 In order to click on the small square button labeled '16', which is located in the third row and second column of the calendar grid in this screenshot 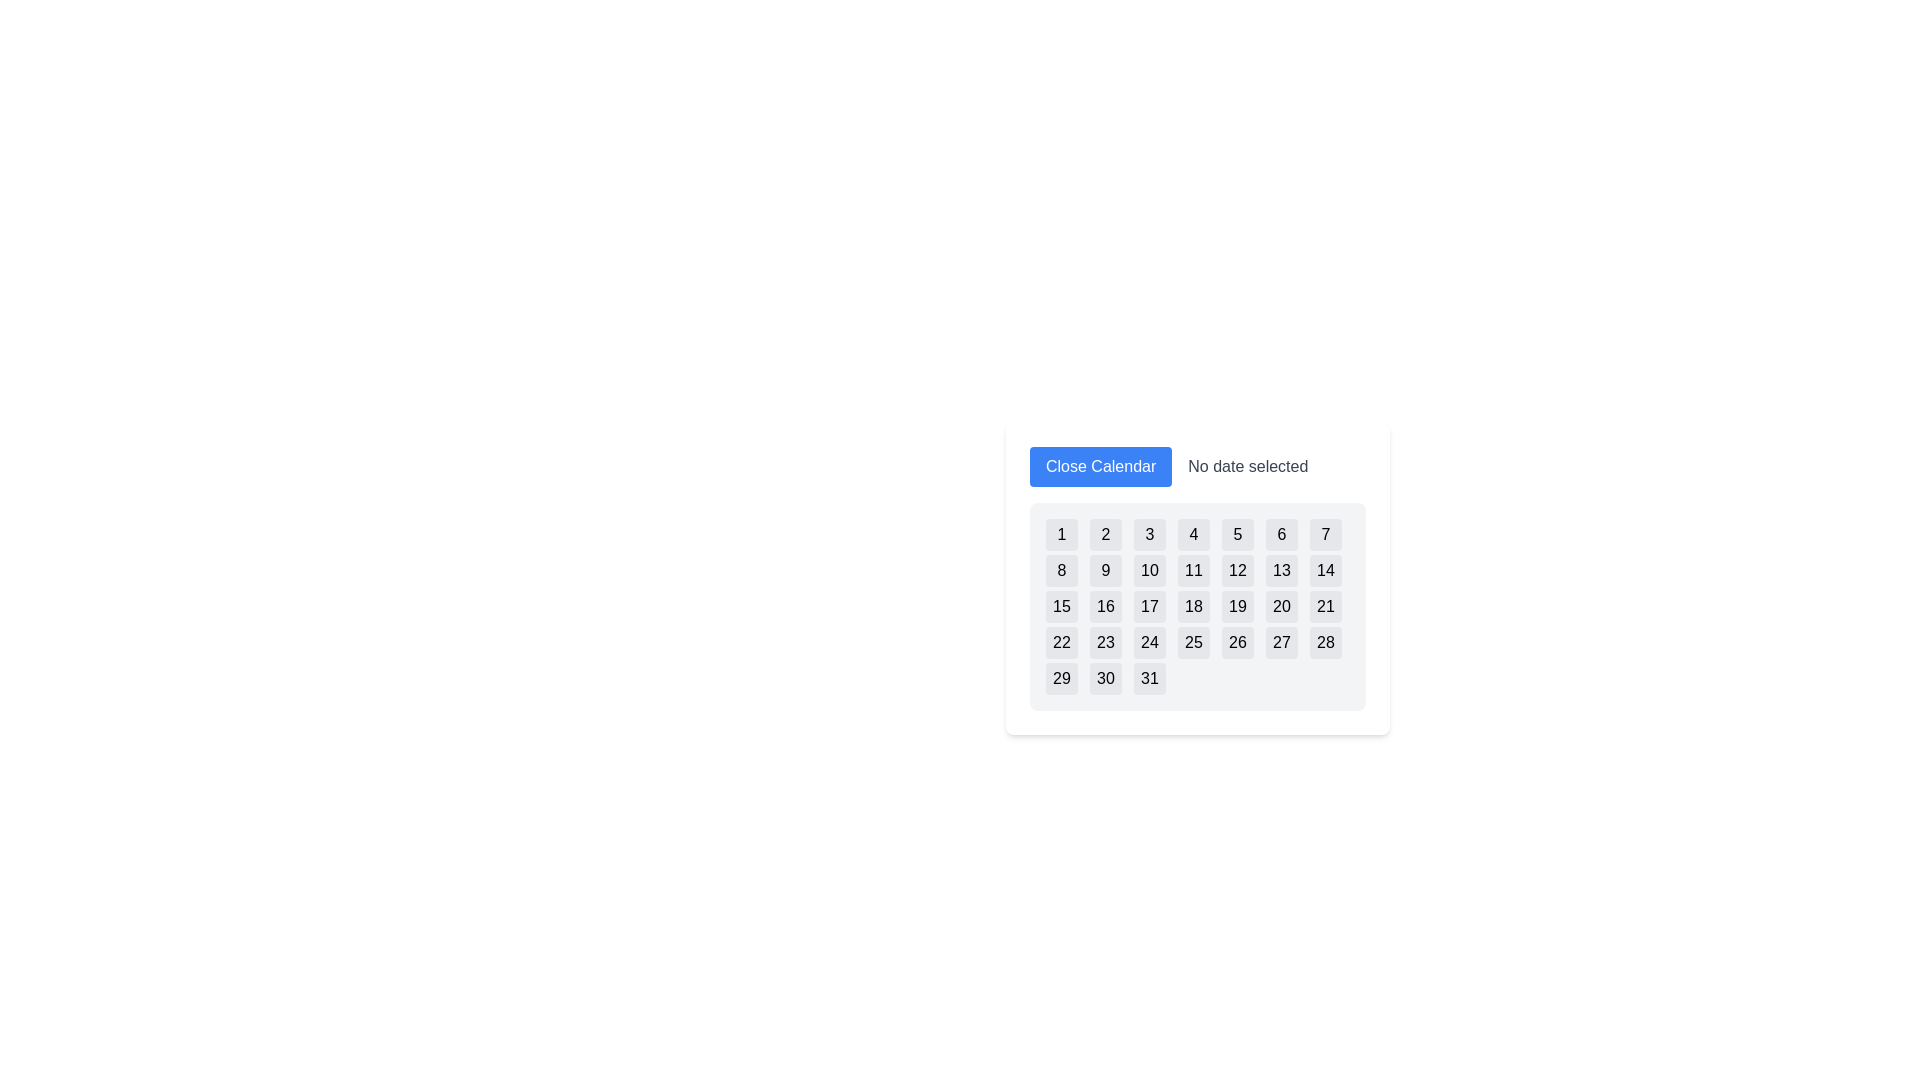, I will do `click(1104, 605)`.